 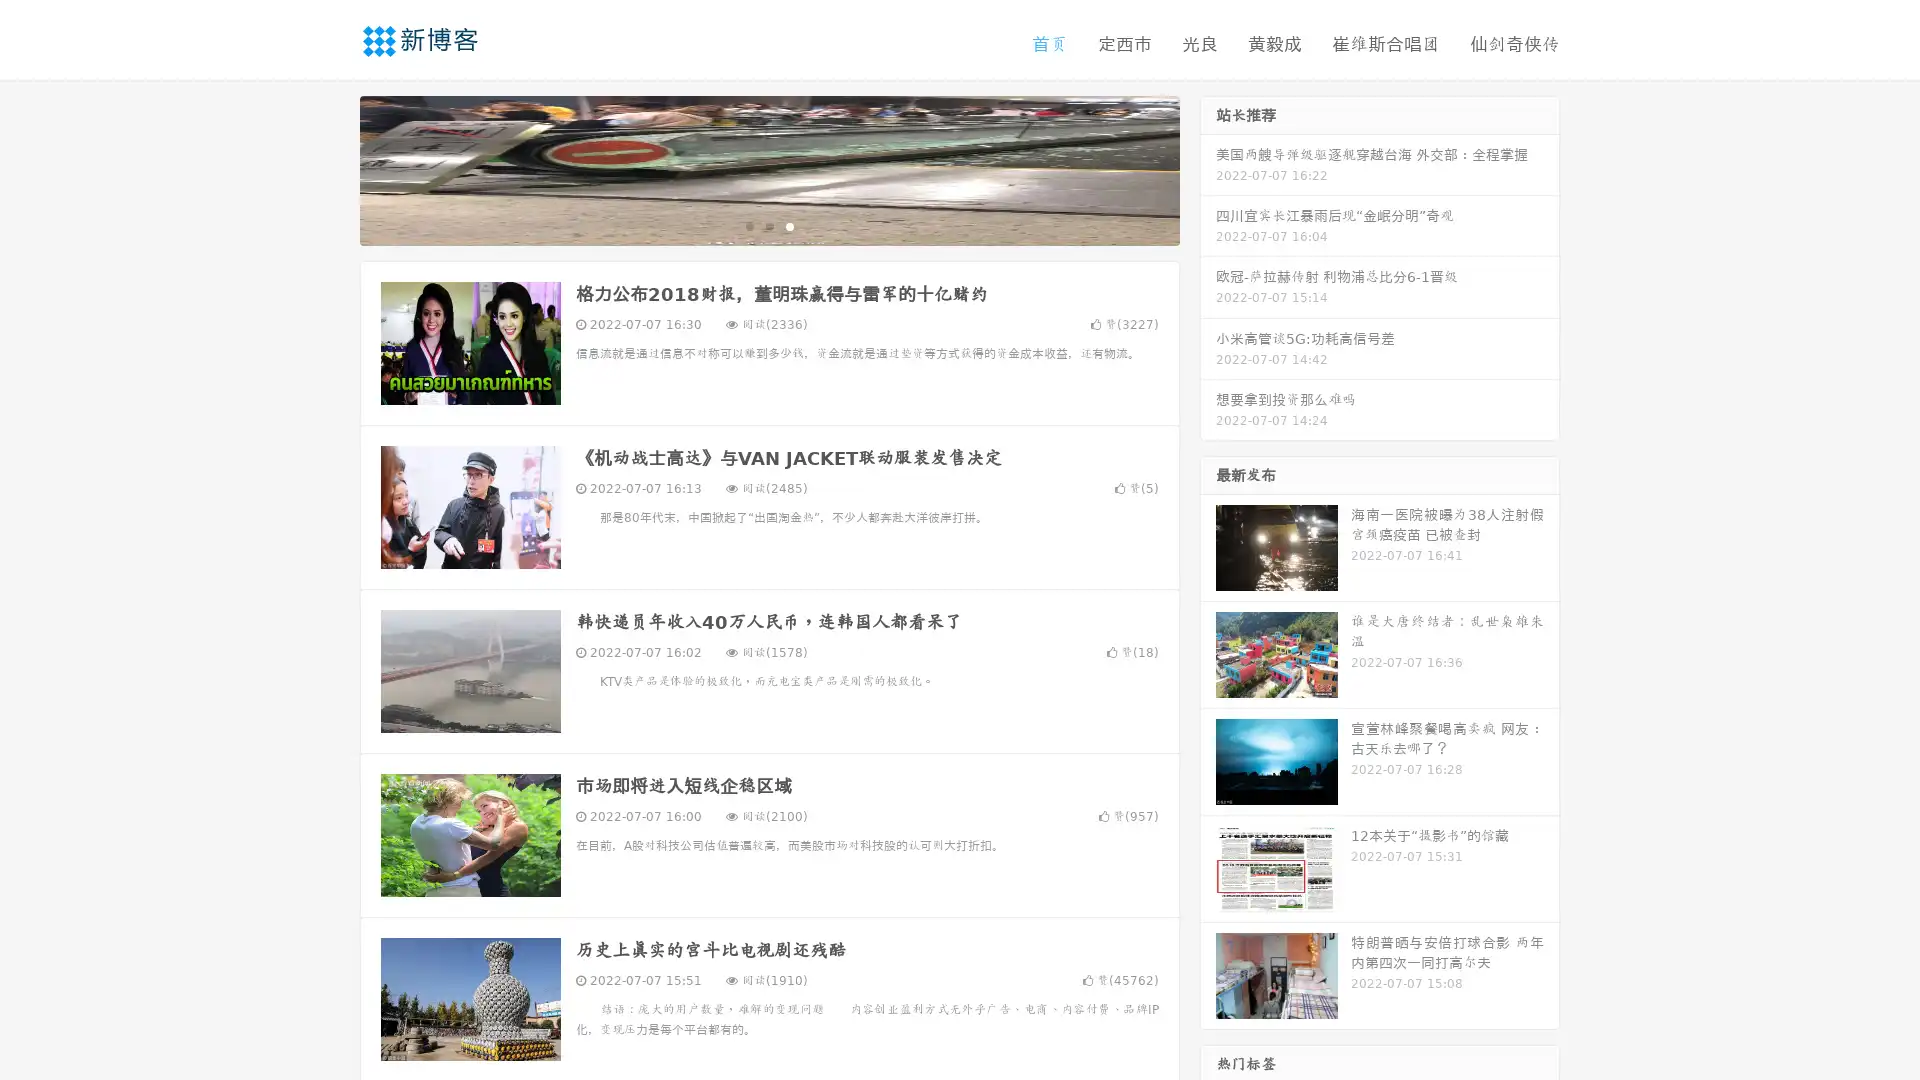 I want to click on Previous slide, so click(x=330, y=168).